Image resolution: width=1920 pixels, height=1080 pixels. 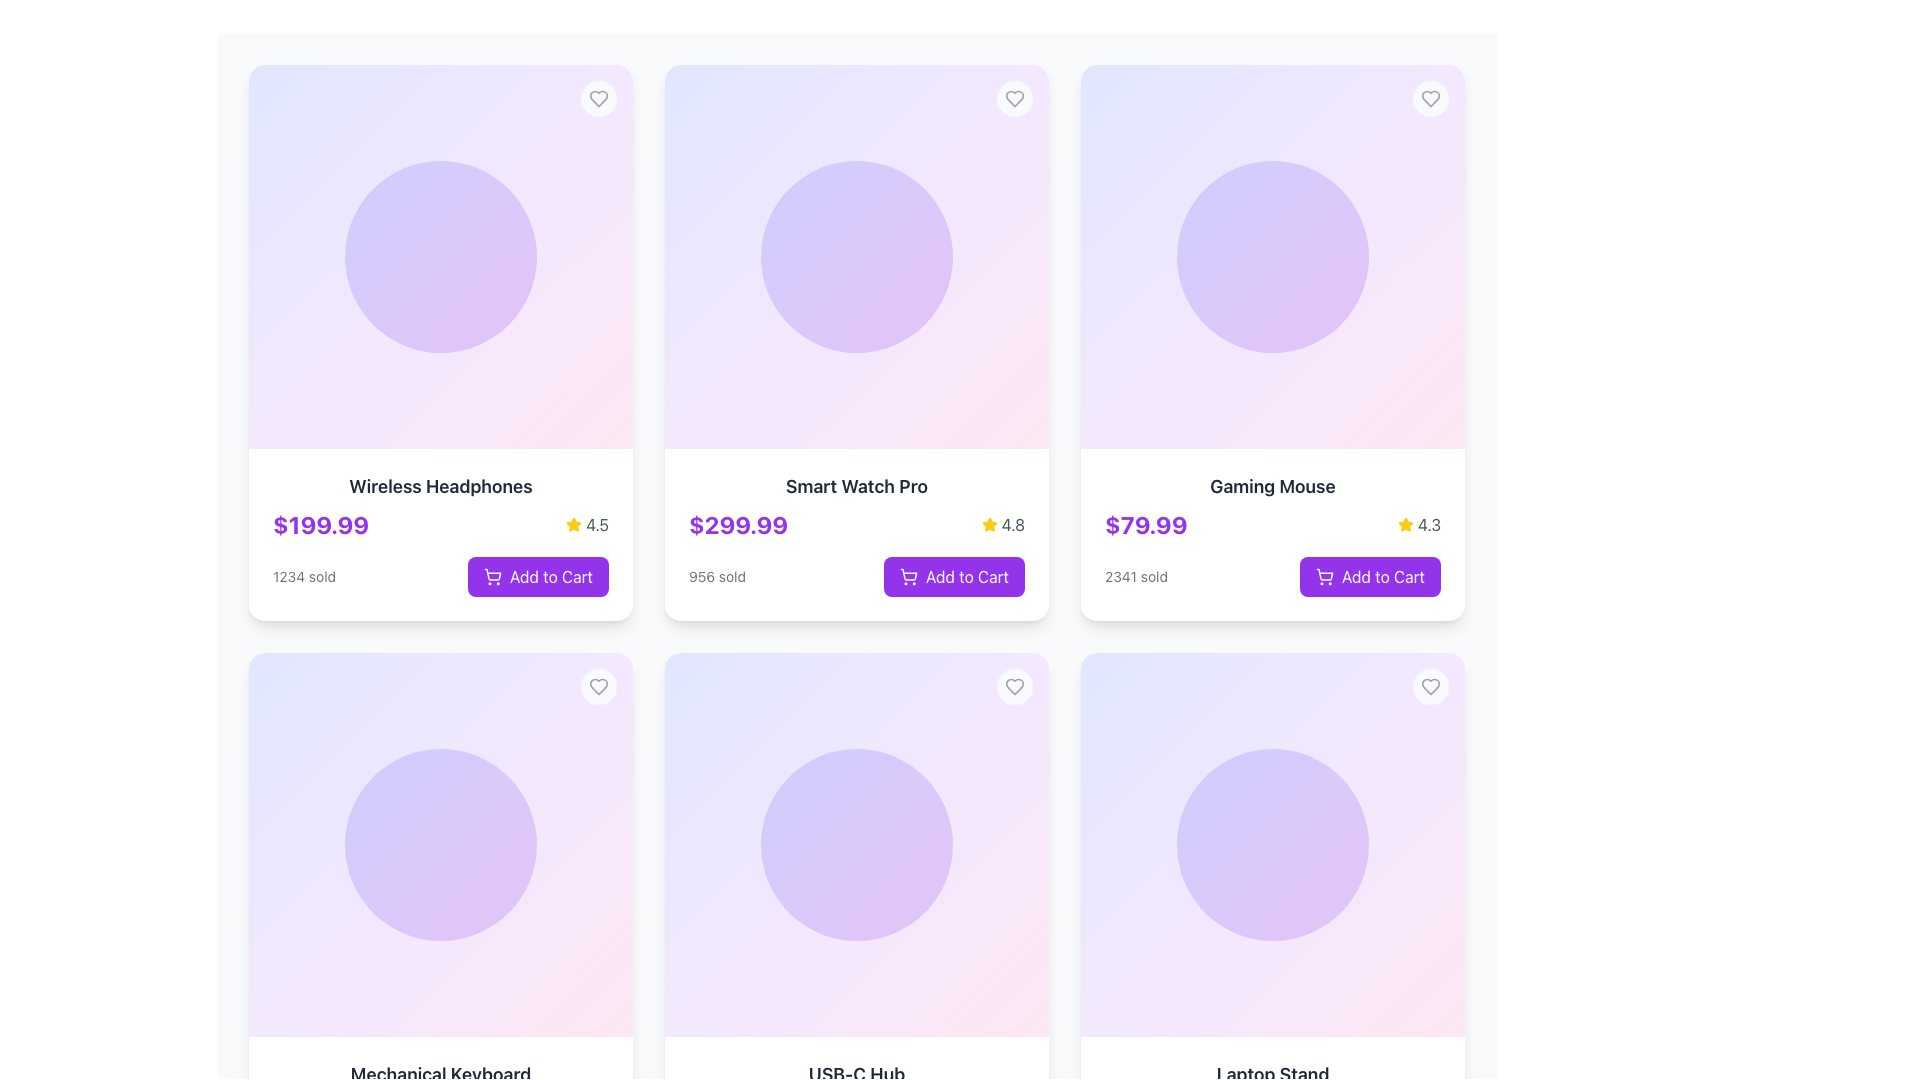 I want to click on the heart-shaped outline icon in the top-right corner of the 'Laptop Stand' card, so click(x=1429, y=685).